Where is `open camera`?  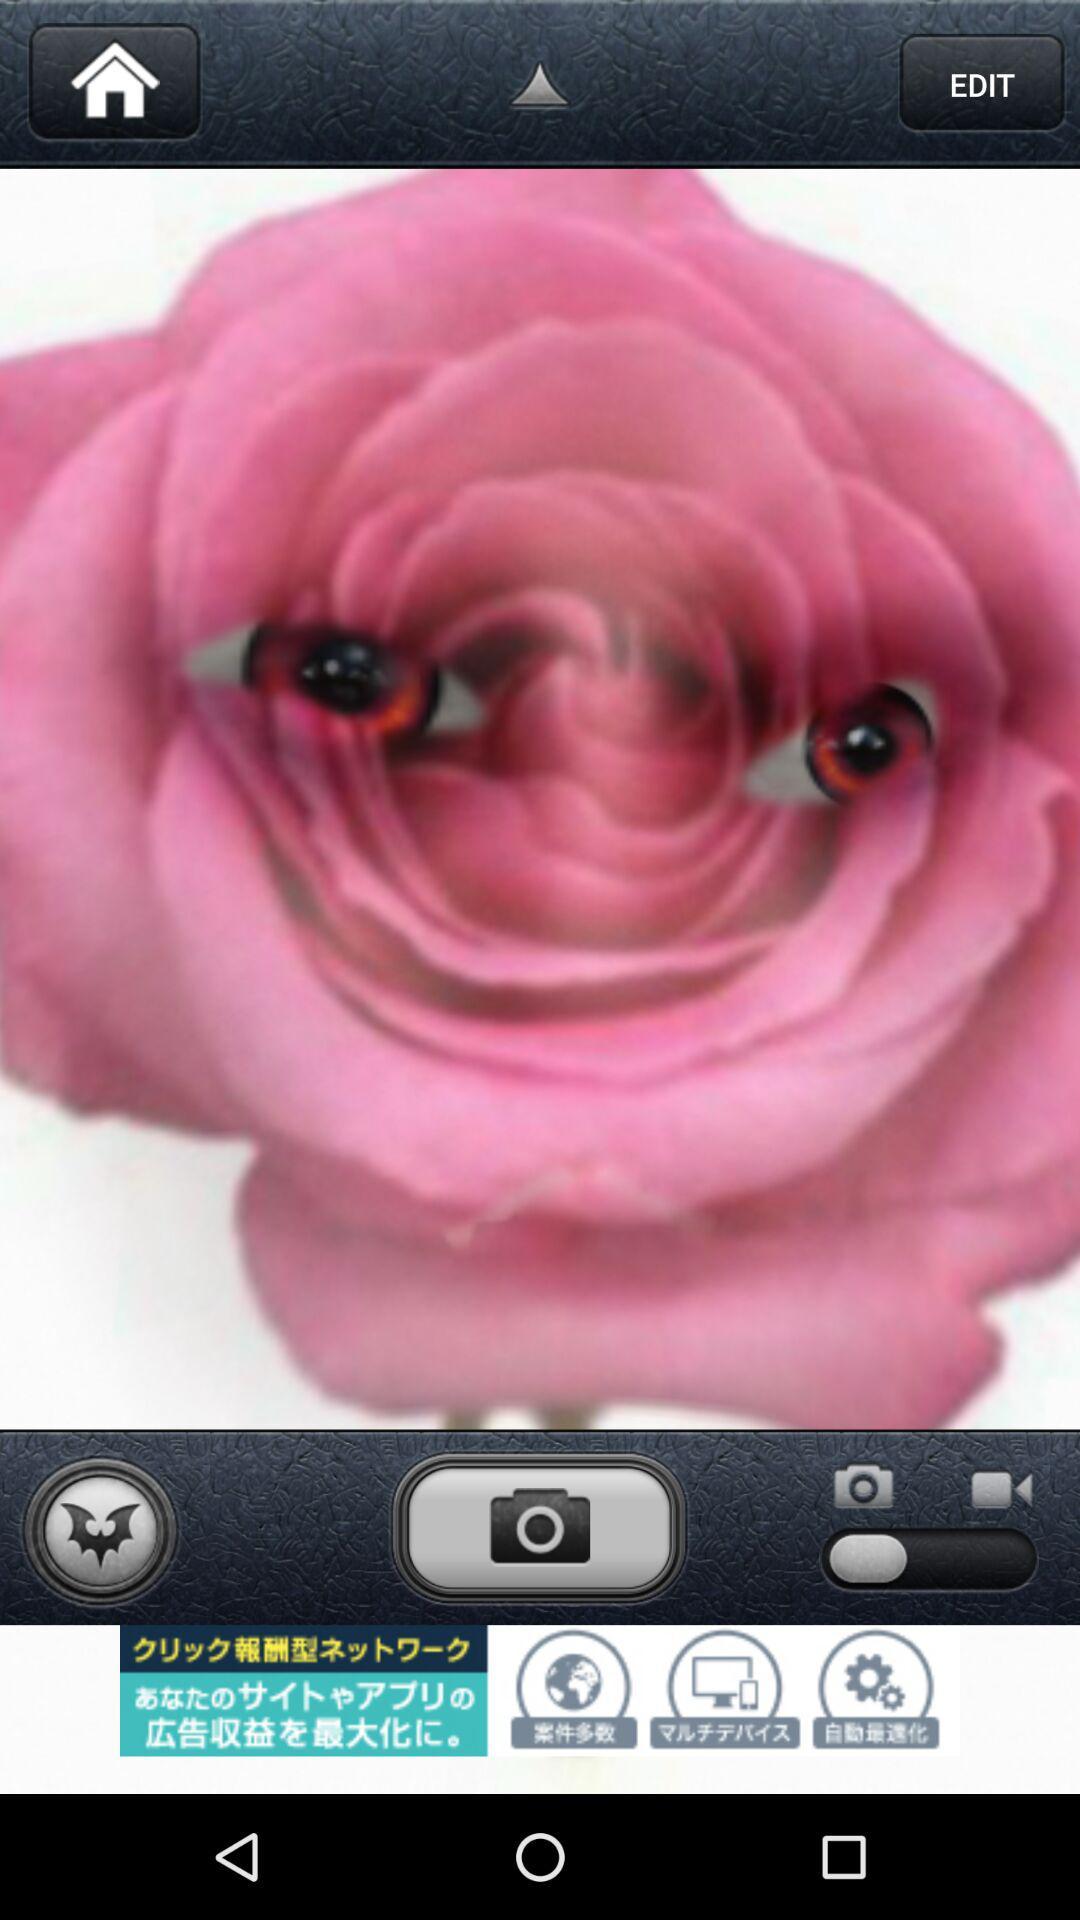
open camera is located at coordinates (538, 1526).